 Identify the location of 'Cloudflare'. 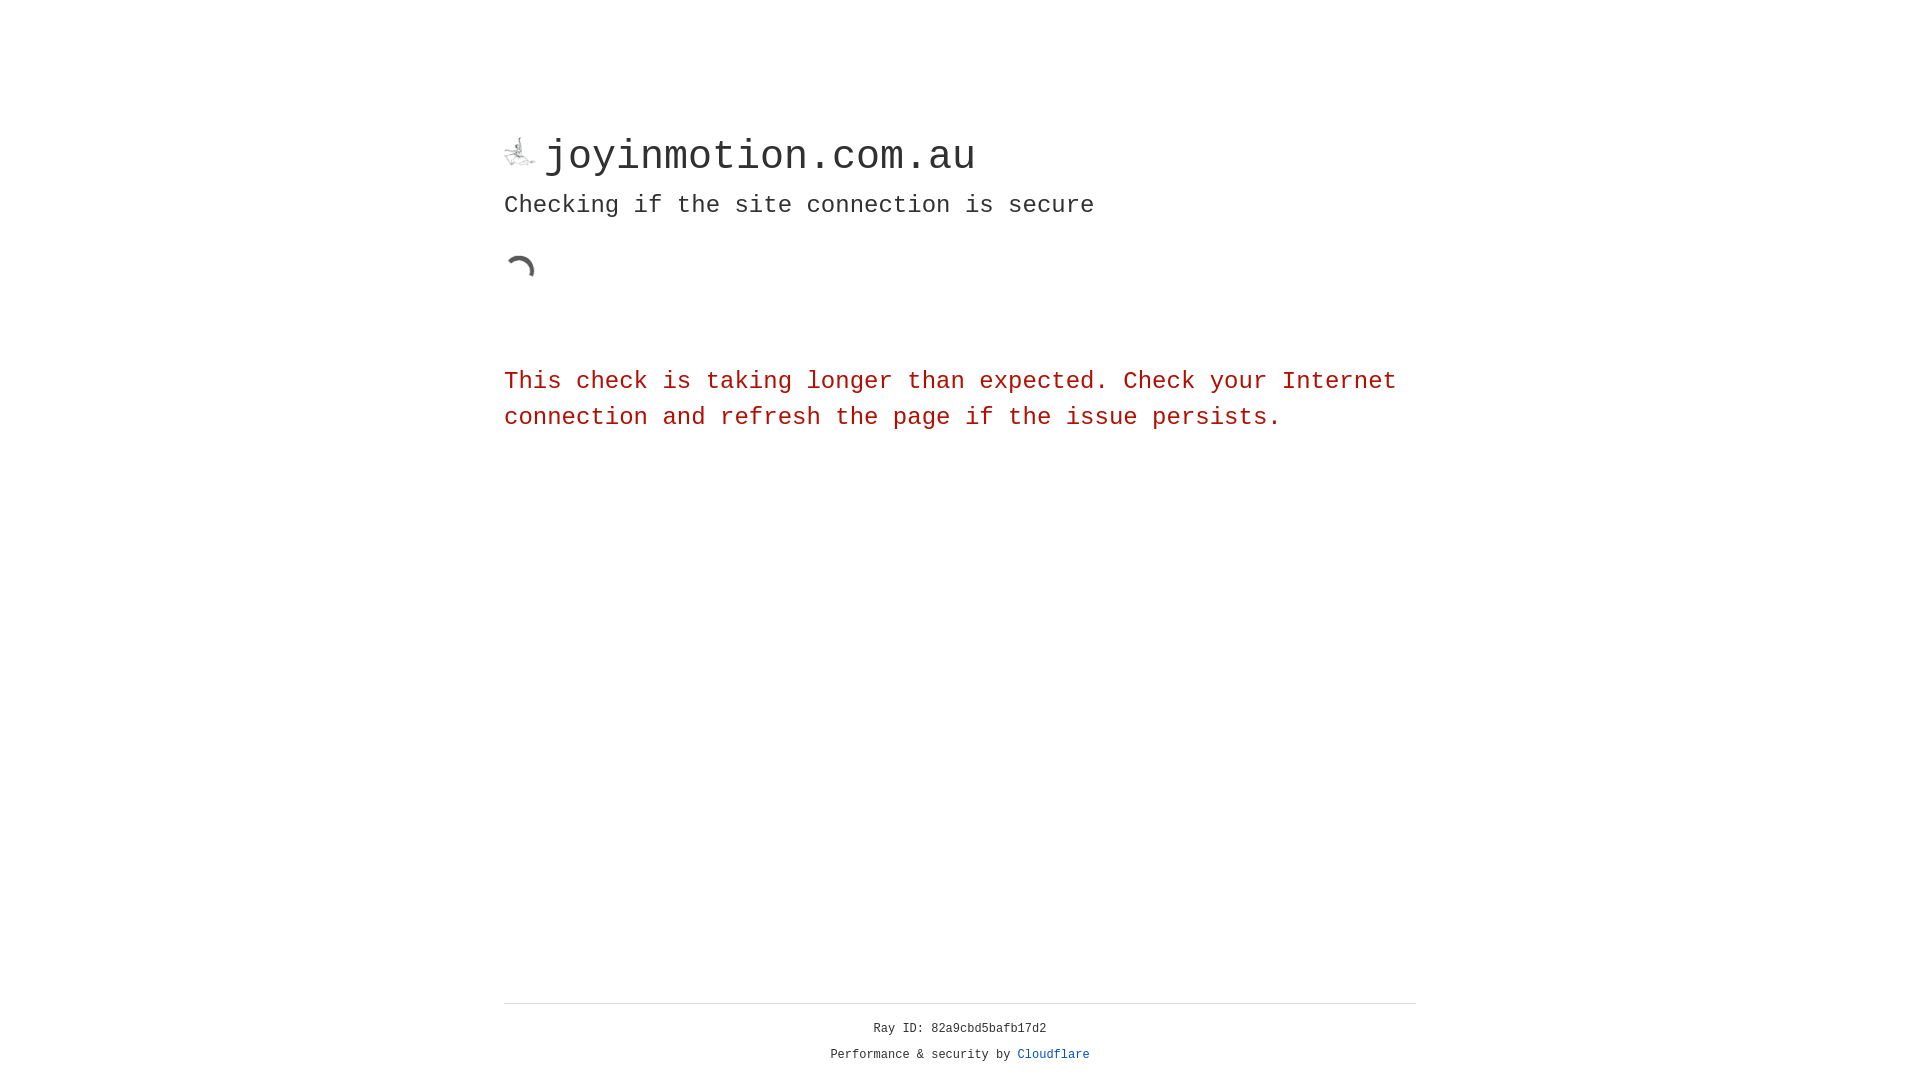
(1053, 1054).